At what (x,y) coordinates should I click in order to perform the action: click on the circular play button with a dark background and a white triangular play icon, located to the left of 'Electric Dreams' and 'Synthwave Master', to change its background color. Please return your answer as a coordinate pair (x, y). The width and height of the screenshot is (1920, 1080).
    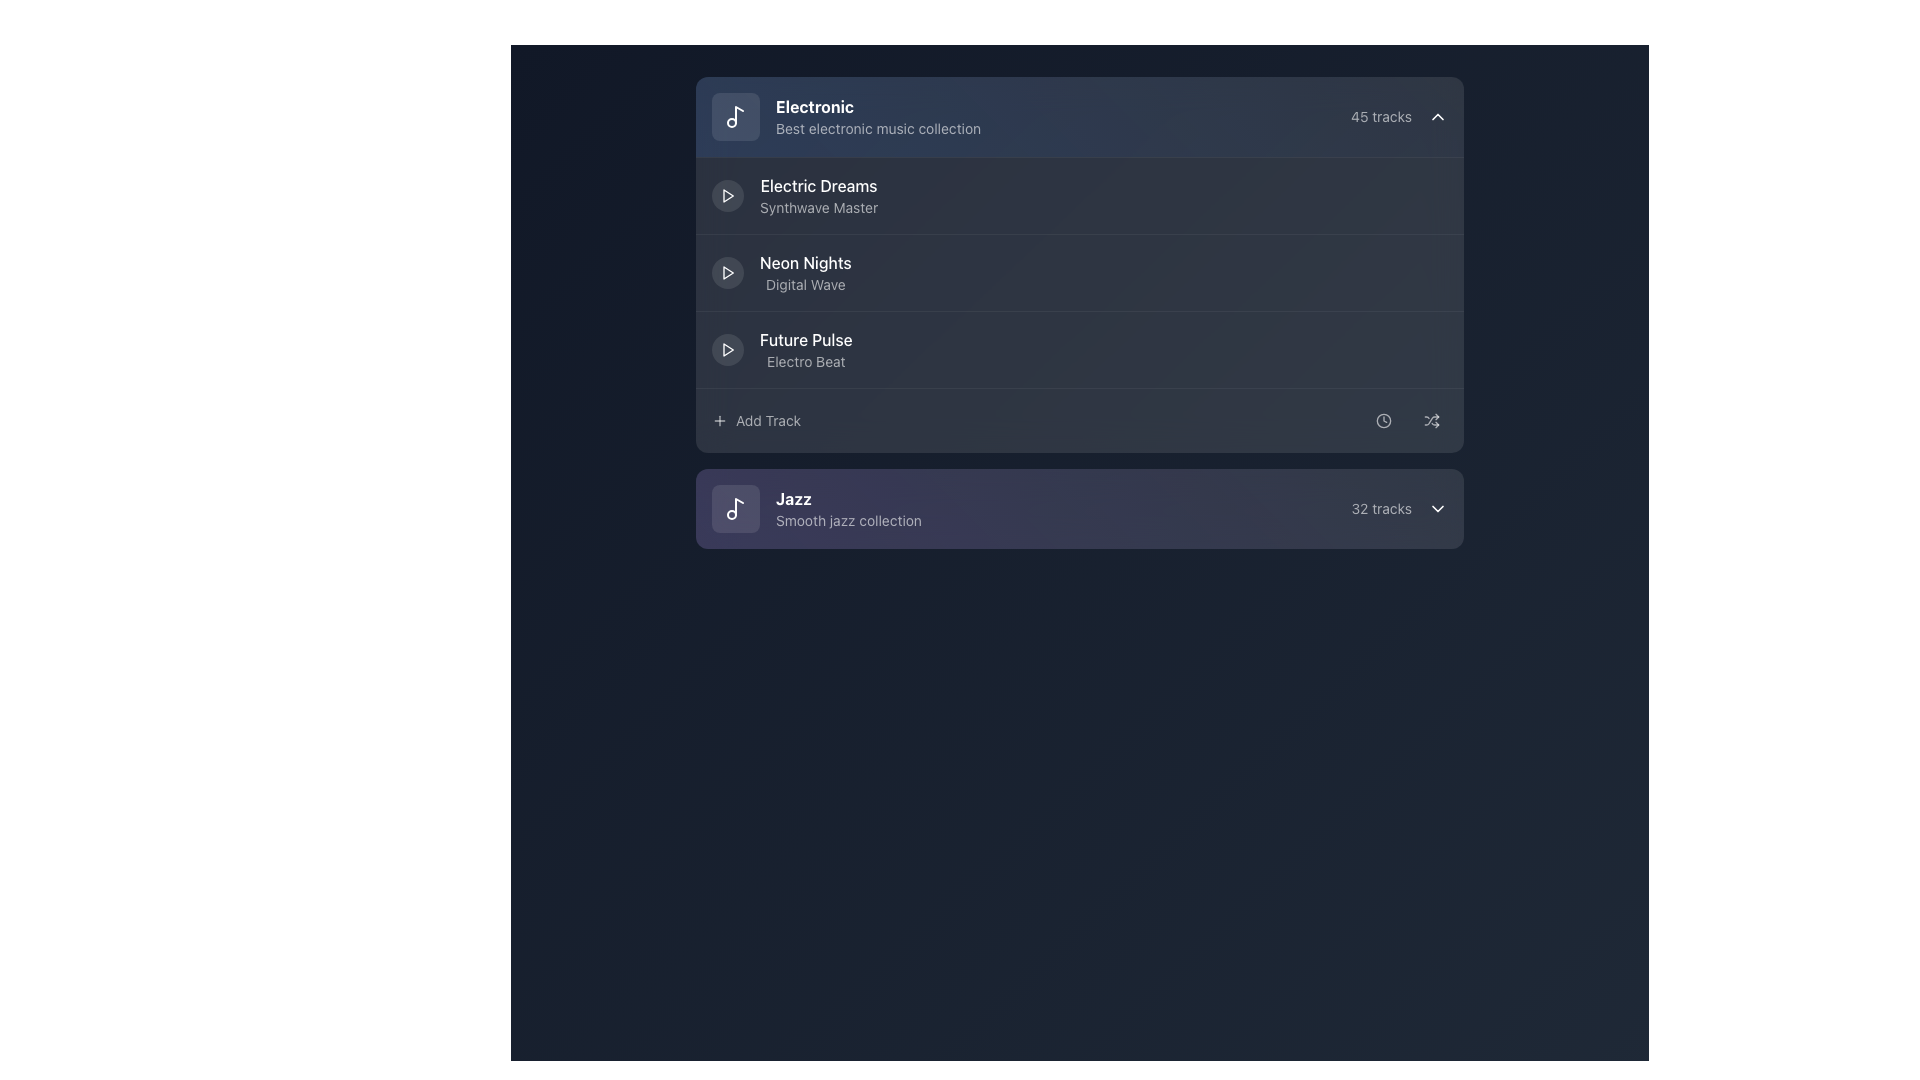
    Looking at the image, I should click on (727, 196).